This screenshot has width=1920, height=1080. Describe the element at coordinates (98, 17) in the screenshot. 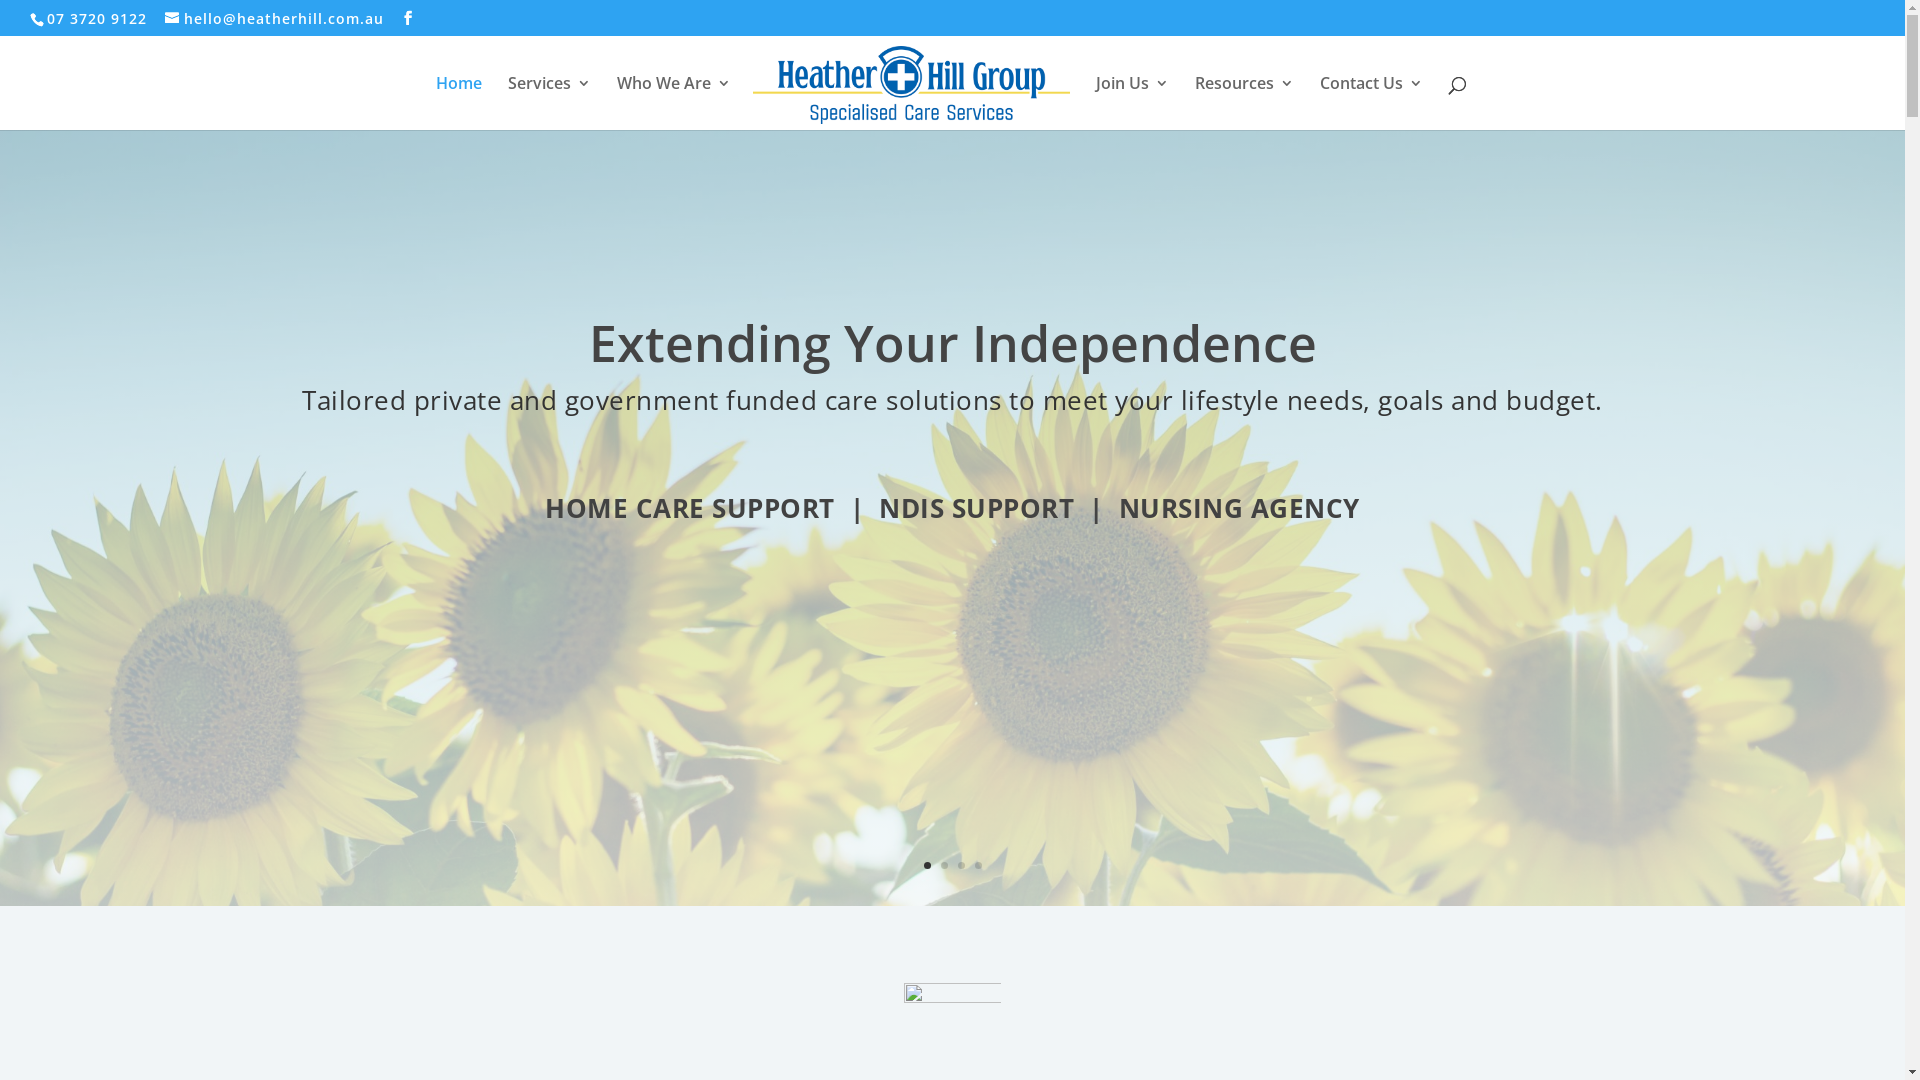

I see `'07 3720 9122'` at that location.